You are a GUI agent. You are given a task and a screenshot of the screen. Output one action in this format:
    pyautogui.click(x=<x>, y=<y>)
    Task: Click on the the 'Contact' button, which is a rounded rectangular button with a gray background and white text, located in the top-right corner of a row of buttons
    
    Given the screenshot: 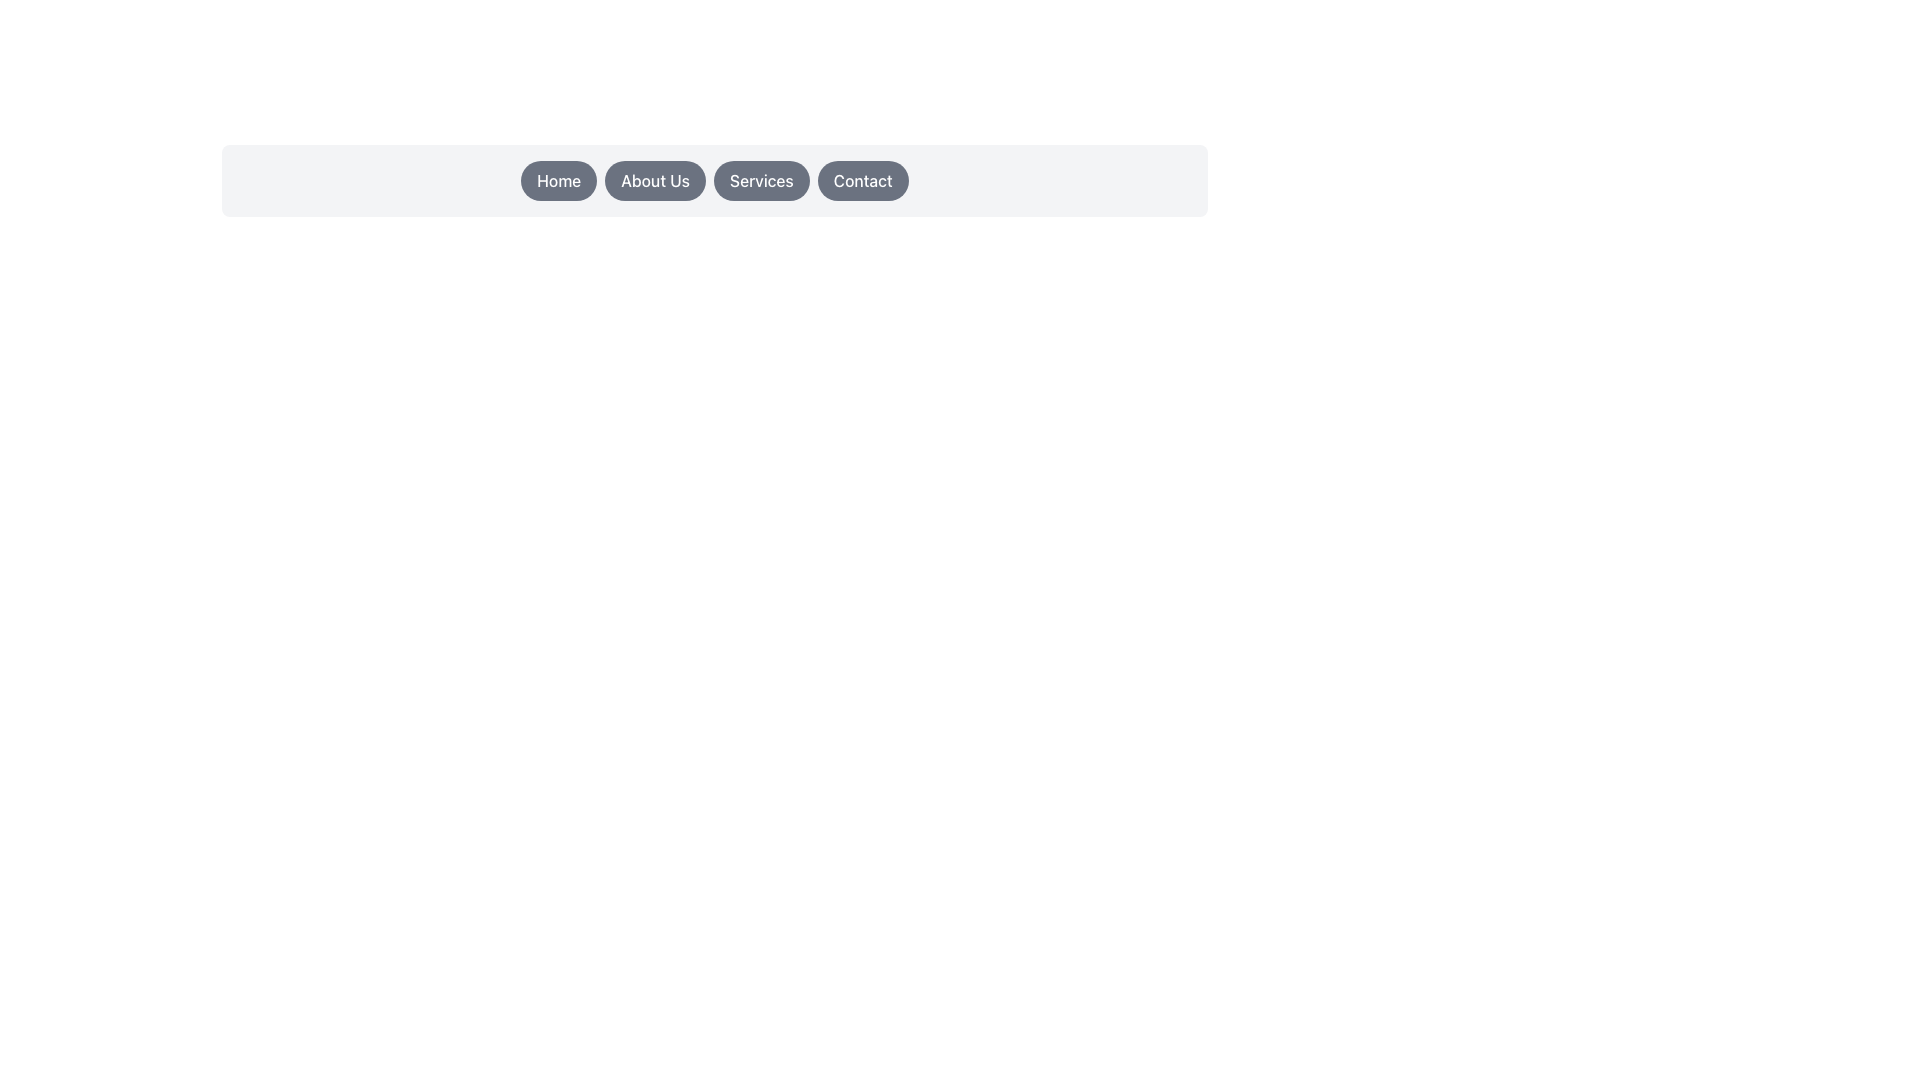 What is the action you would take?
    pyautogui.click(x=863, y=181)
    